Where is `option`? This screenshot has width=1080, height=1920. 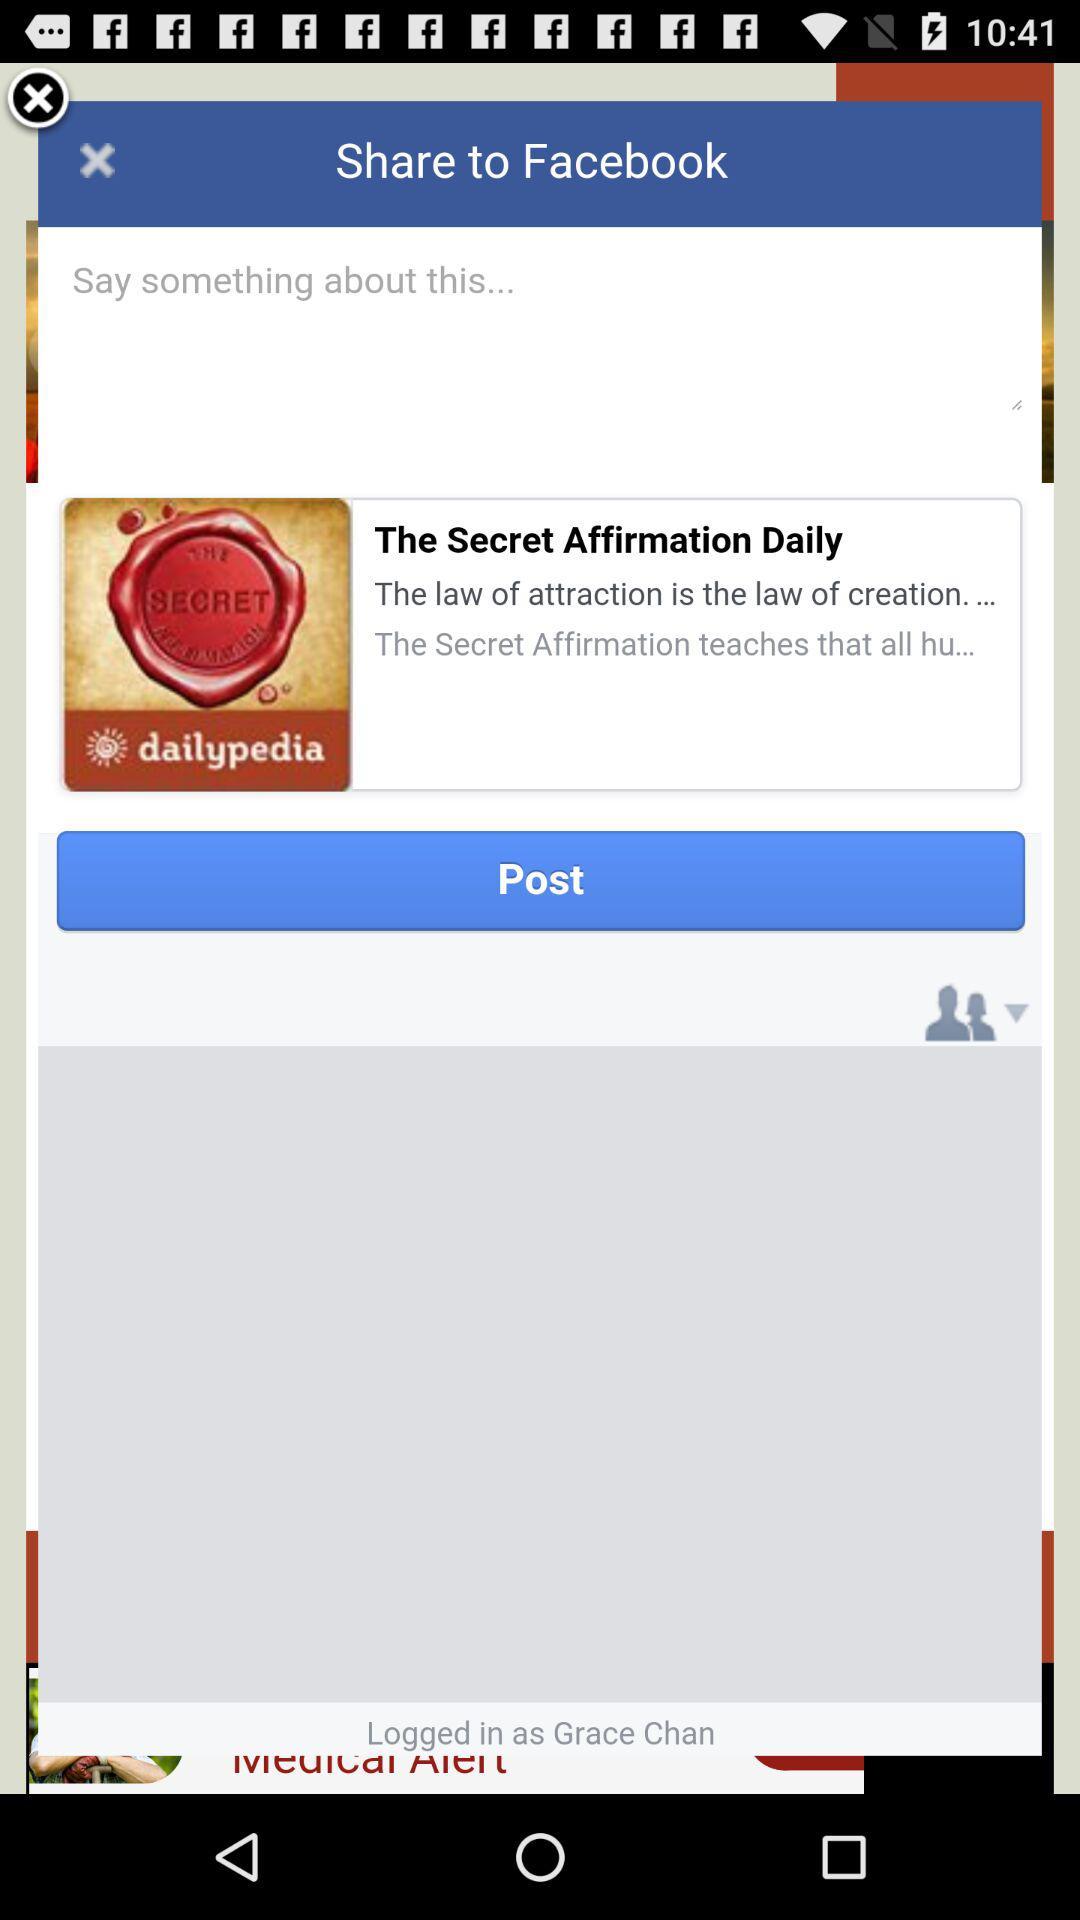
option is located at coordinates (38, 100).